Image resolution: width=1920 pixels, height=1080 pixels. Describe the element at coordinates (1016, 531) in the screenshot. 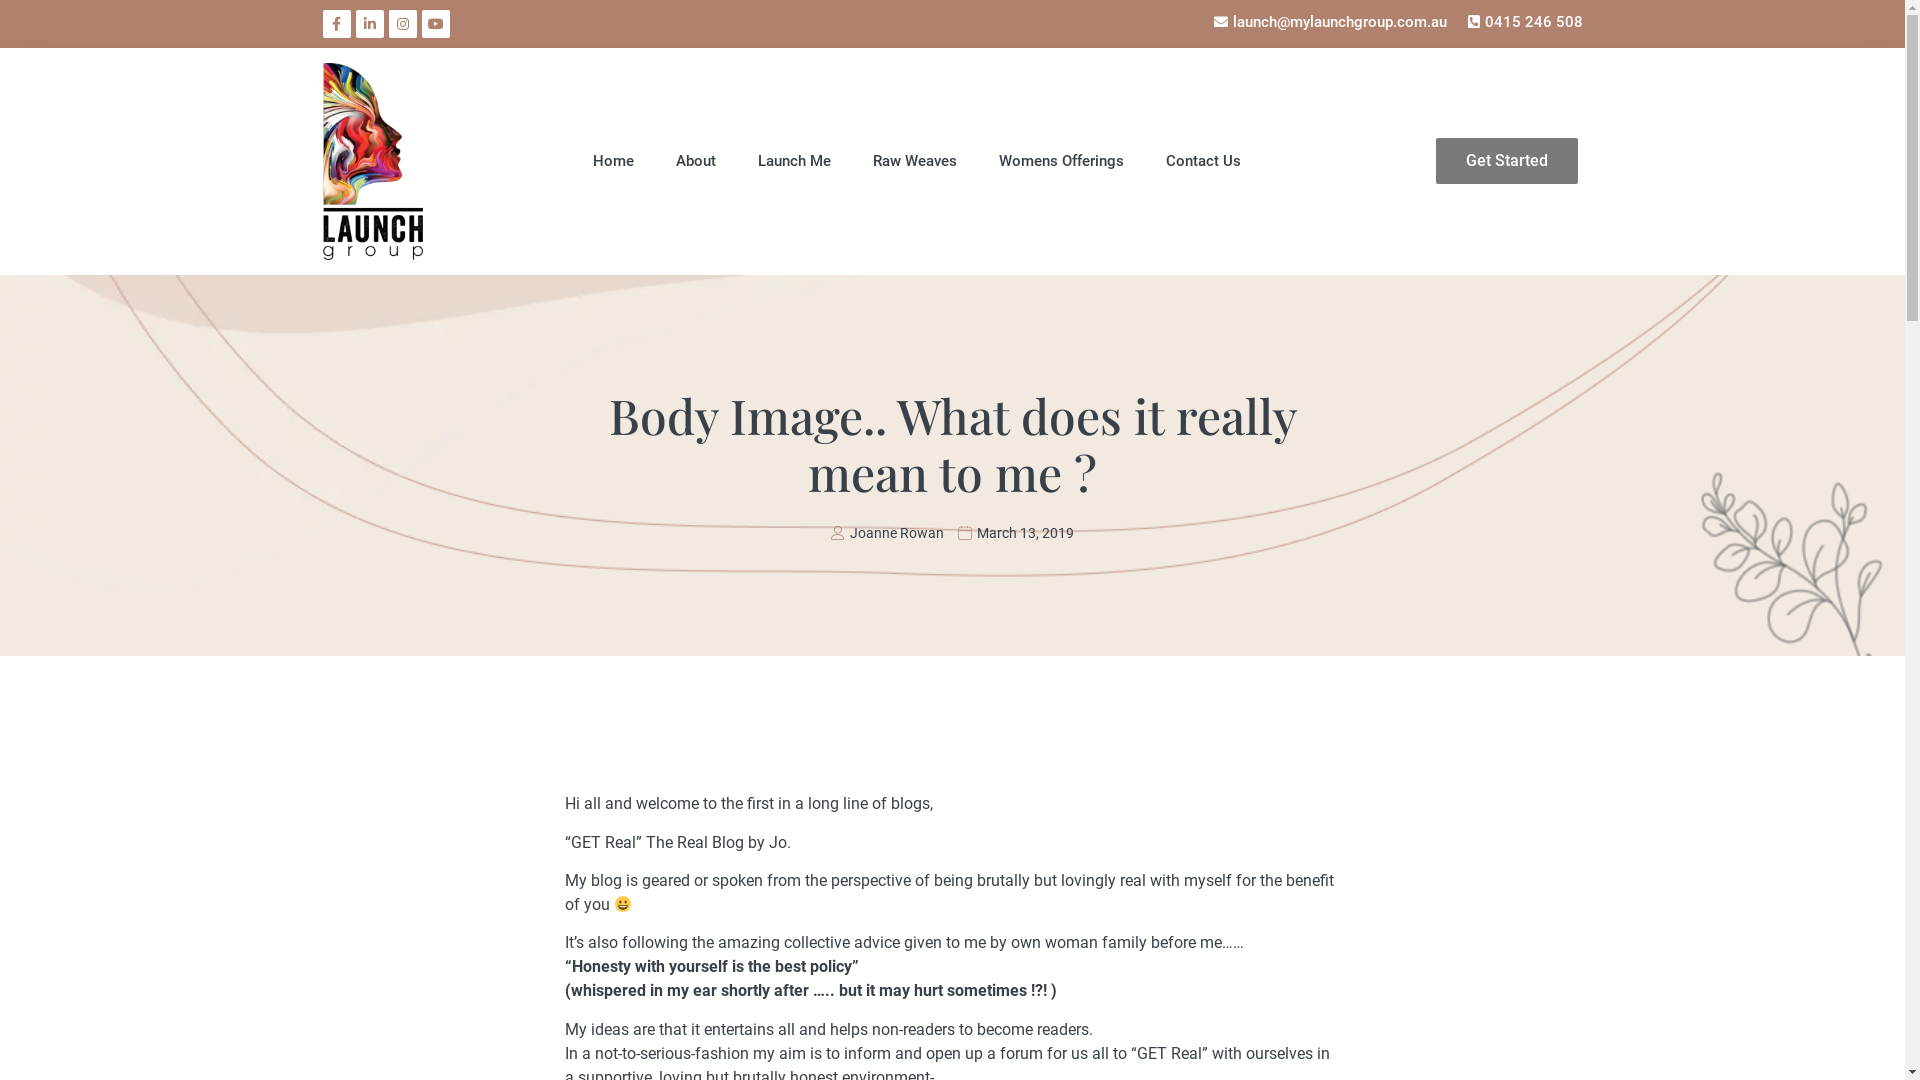

I see `'March 13, 2019'` at that location.